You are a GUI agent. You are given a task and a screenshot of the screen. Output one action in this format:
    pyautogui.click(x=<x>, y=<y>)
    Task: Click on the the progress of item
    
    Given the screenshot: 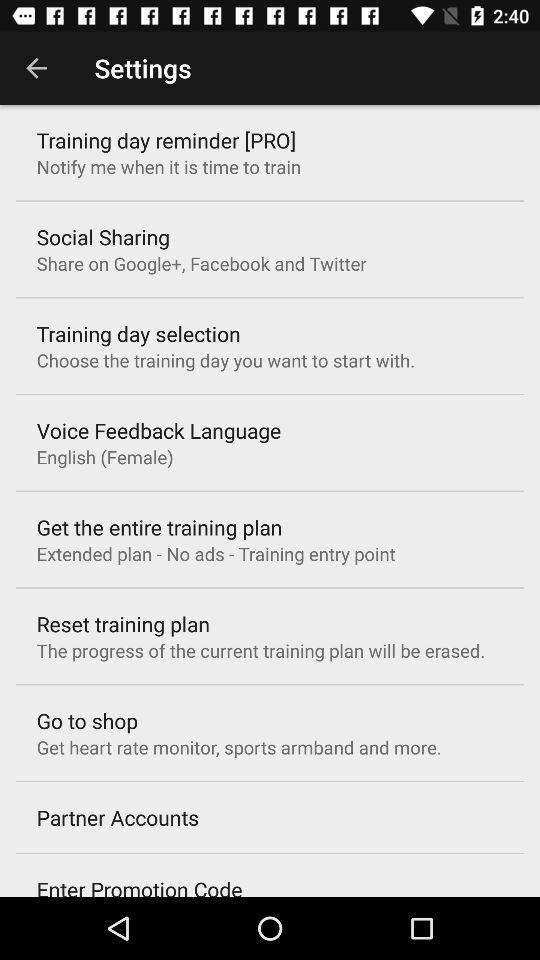 What is the action you would take?
    pyautogui.click(x=260, y=649)
    